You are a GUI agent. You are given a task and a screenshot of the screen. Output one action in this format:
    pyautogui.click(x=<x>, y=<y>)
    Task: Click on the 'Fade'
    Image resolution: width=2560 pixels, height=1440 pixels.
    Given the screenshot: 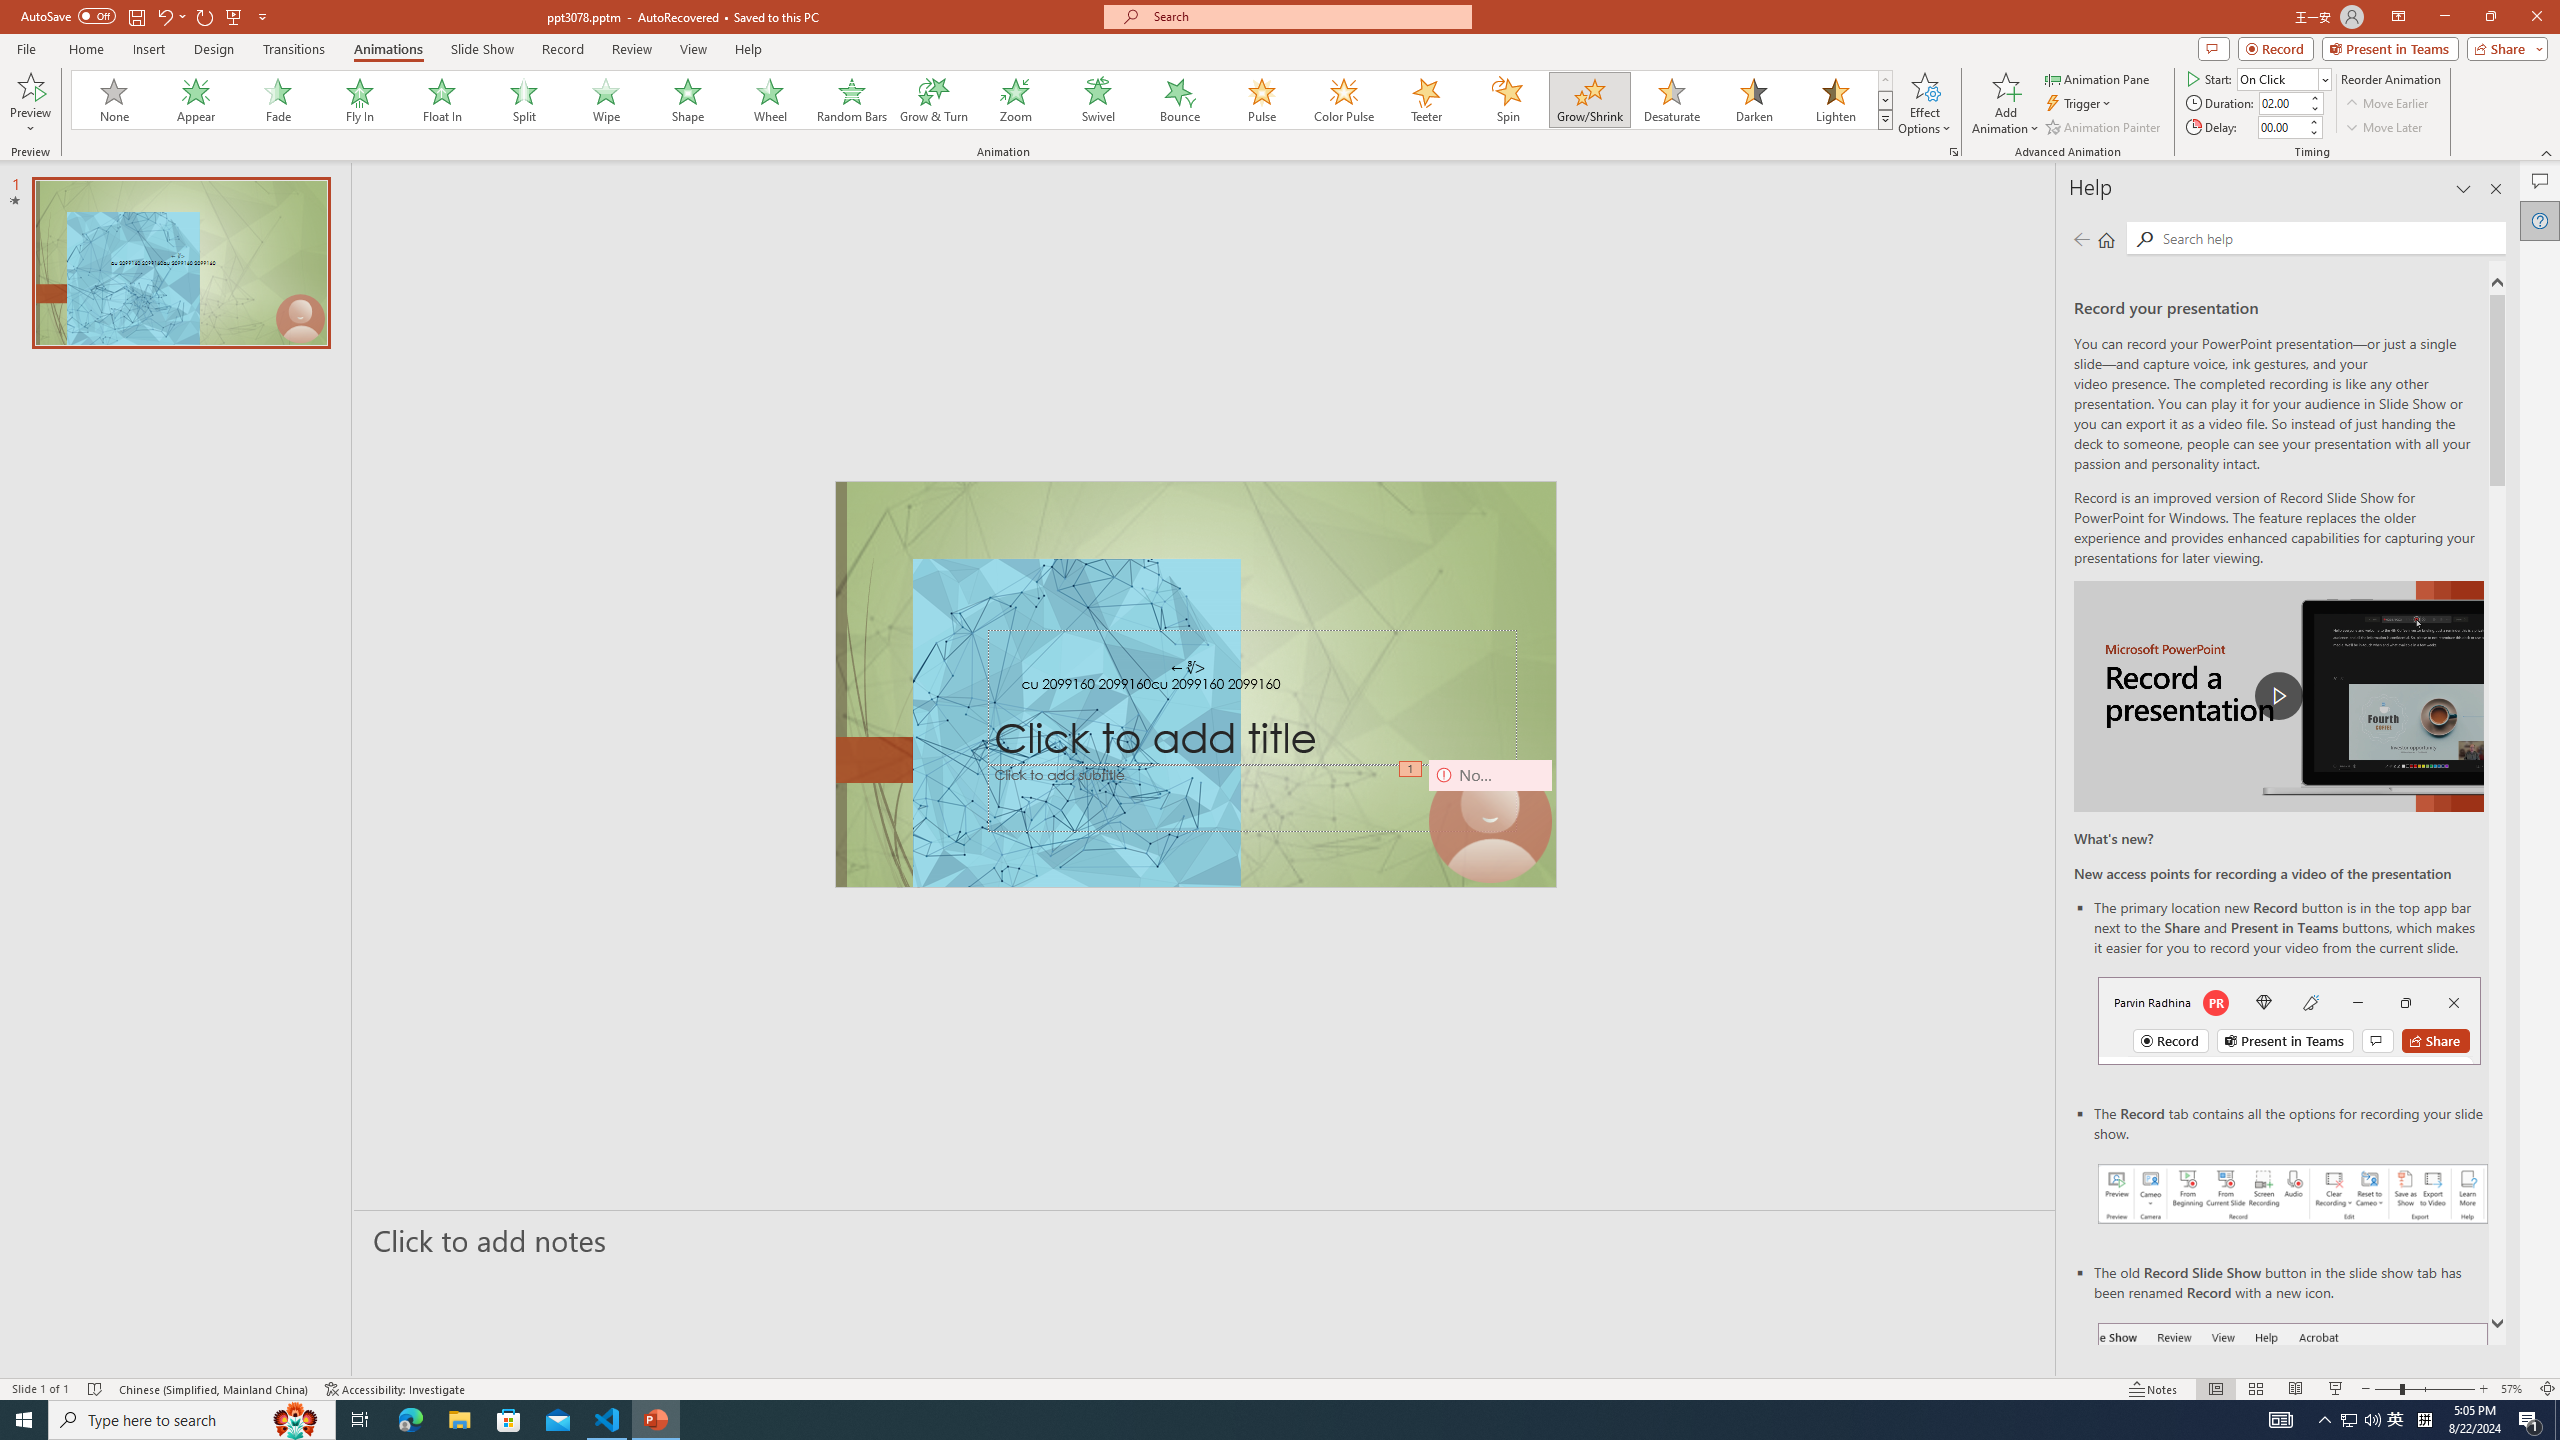 What is the action you would take?
    pyautogui.click(x=278, y=99)
    